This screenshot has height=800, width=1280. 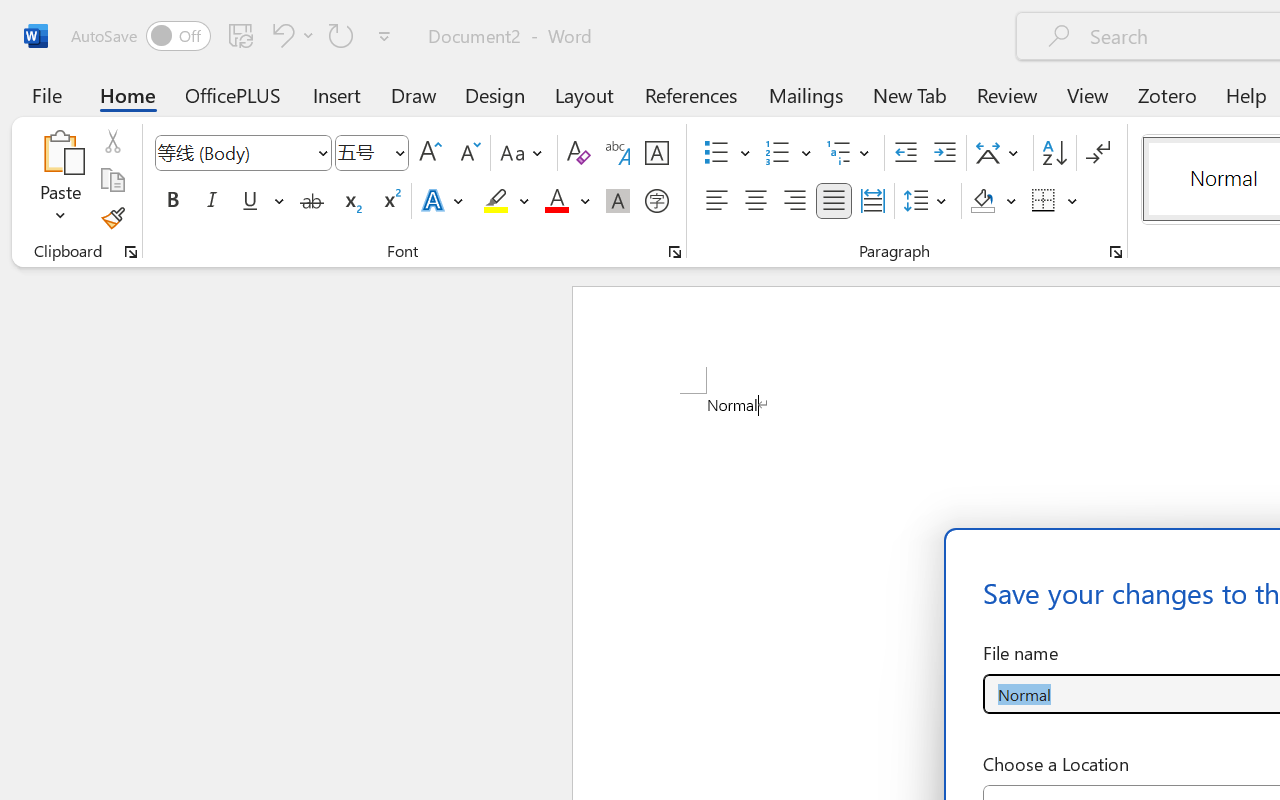 What do you see at coordinates (127, 94) in the screenshot?
I see `'Home'` at bounding box center [127, 94].